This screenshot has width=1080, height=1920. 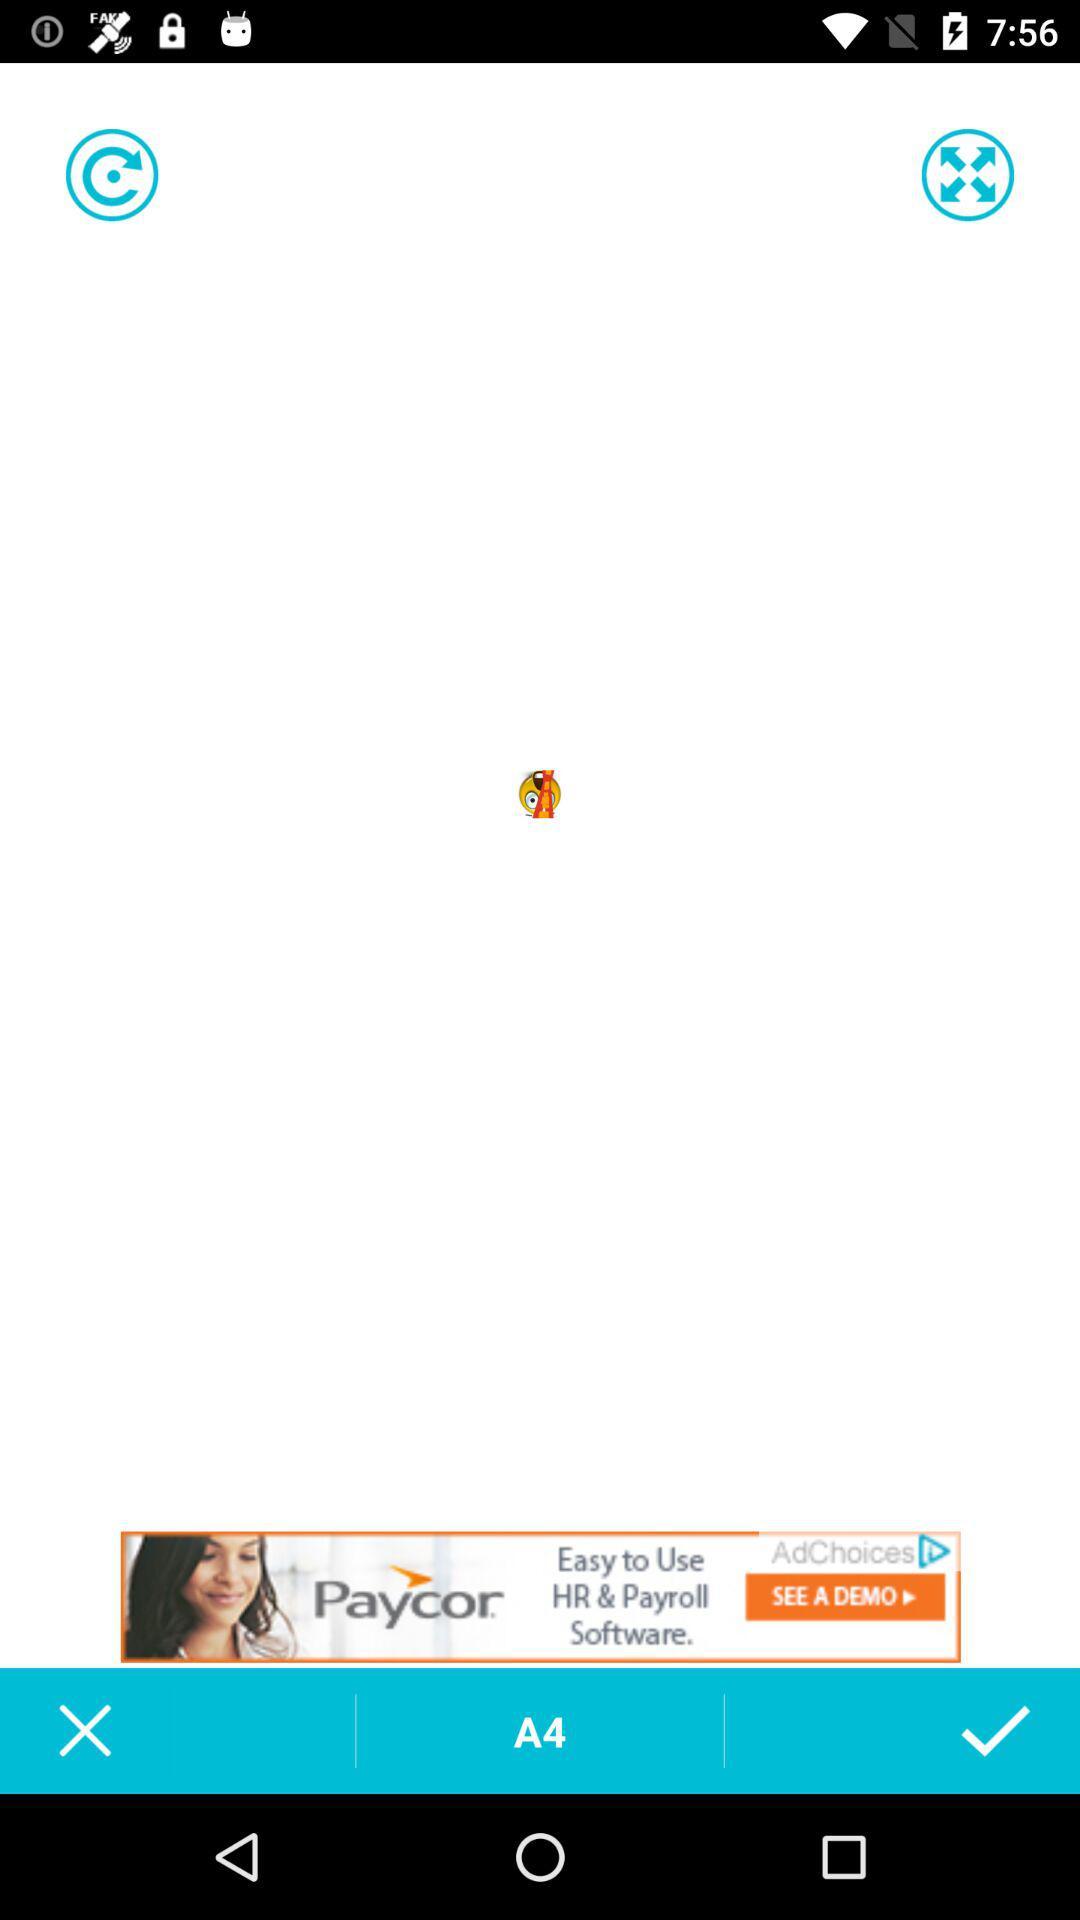 What do you see at coordinates (966, 175) in the screenshot?
I see `the fullscreen icon` at bounding box center [966, 175].